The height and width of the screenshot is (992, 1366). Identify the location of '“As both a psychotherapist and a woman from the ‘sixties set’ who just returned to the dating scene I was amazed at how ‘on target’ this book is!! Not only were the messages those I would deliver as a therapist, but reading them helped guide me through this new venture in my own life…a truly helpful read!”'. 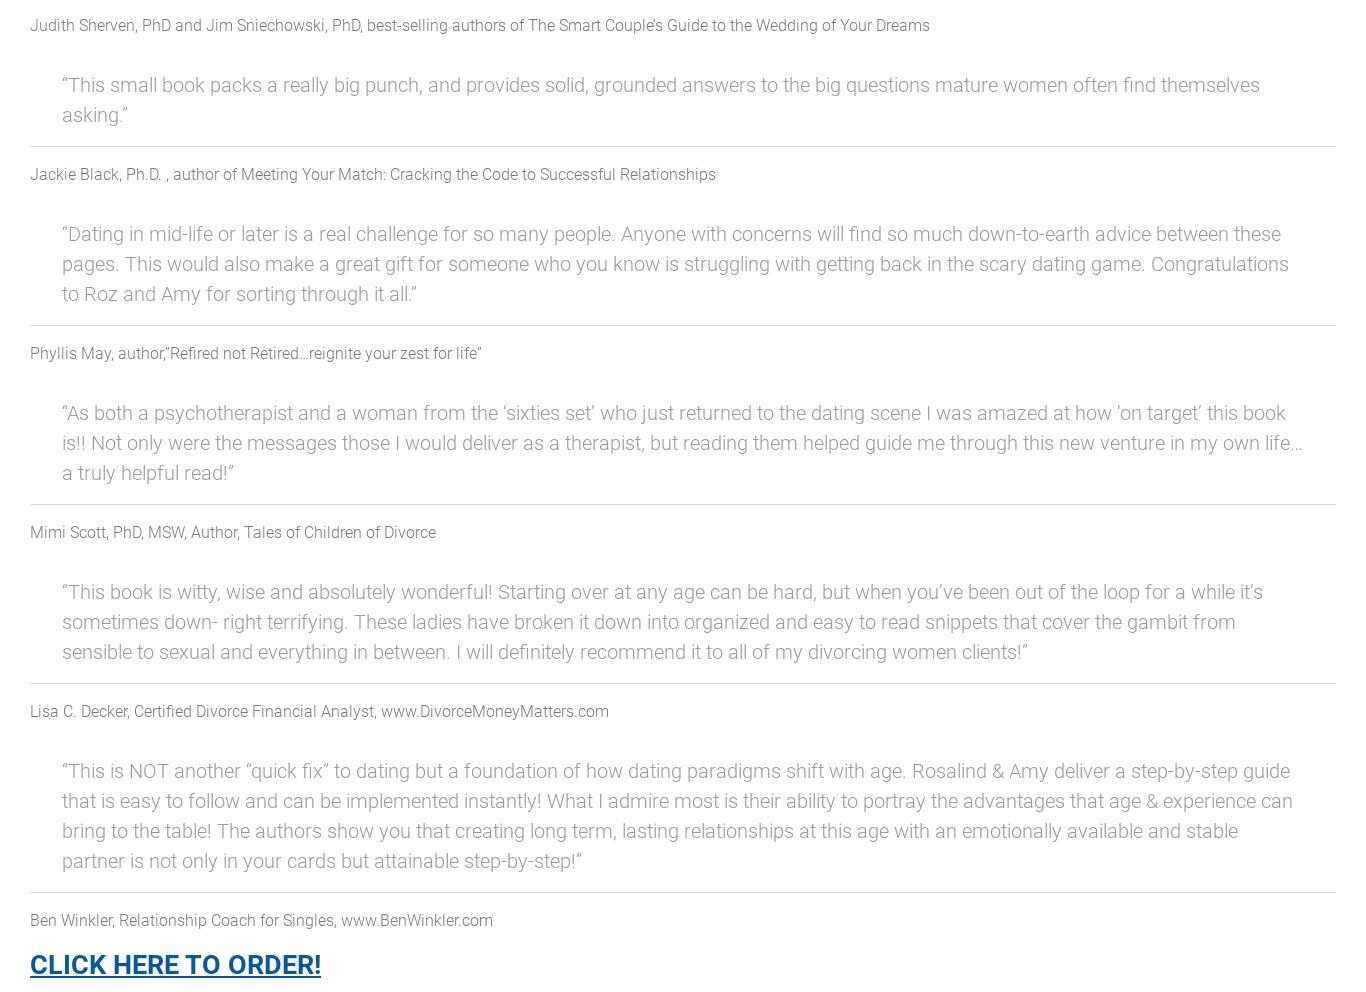
(681, 442).